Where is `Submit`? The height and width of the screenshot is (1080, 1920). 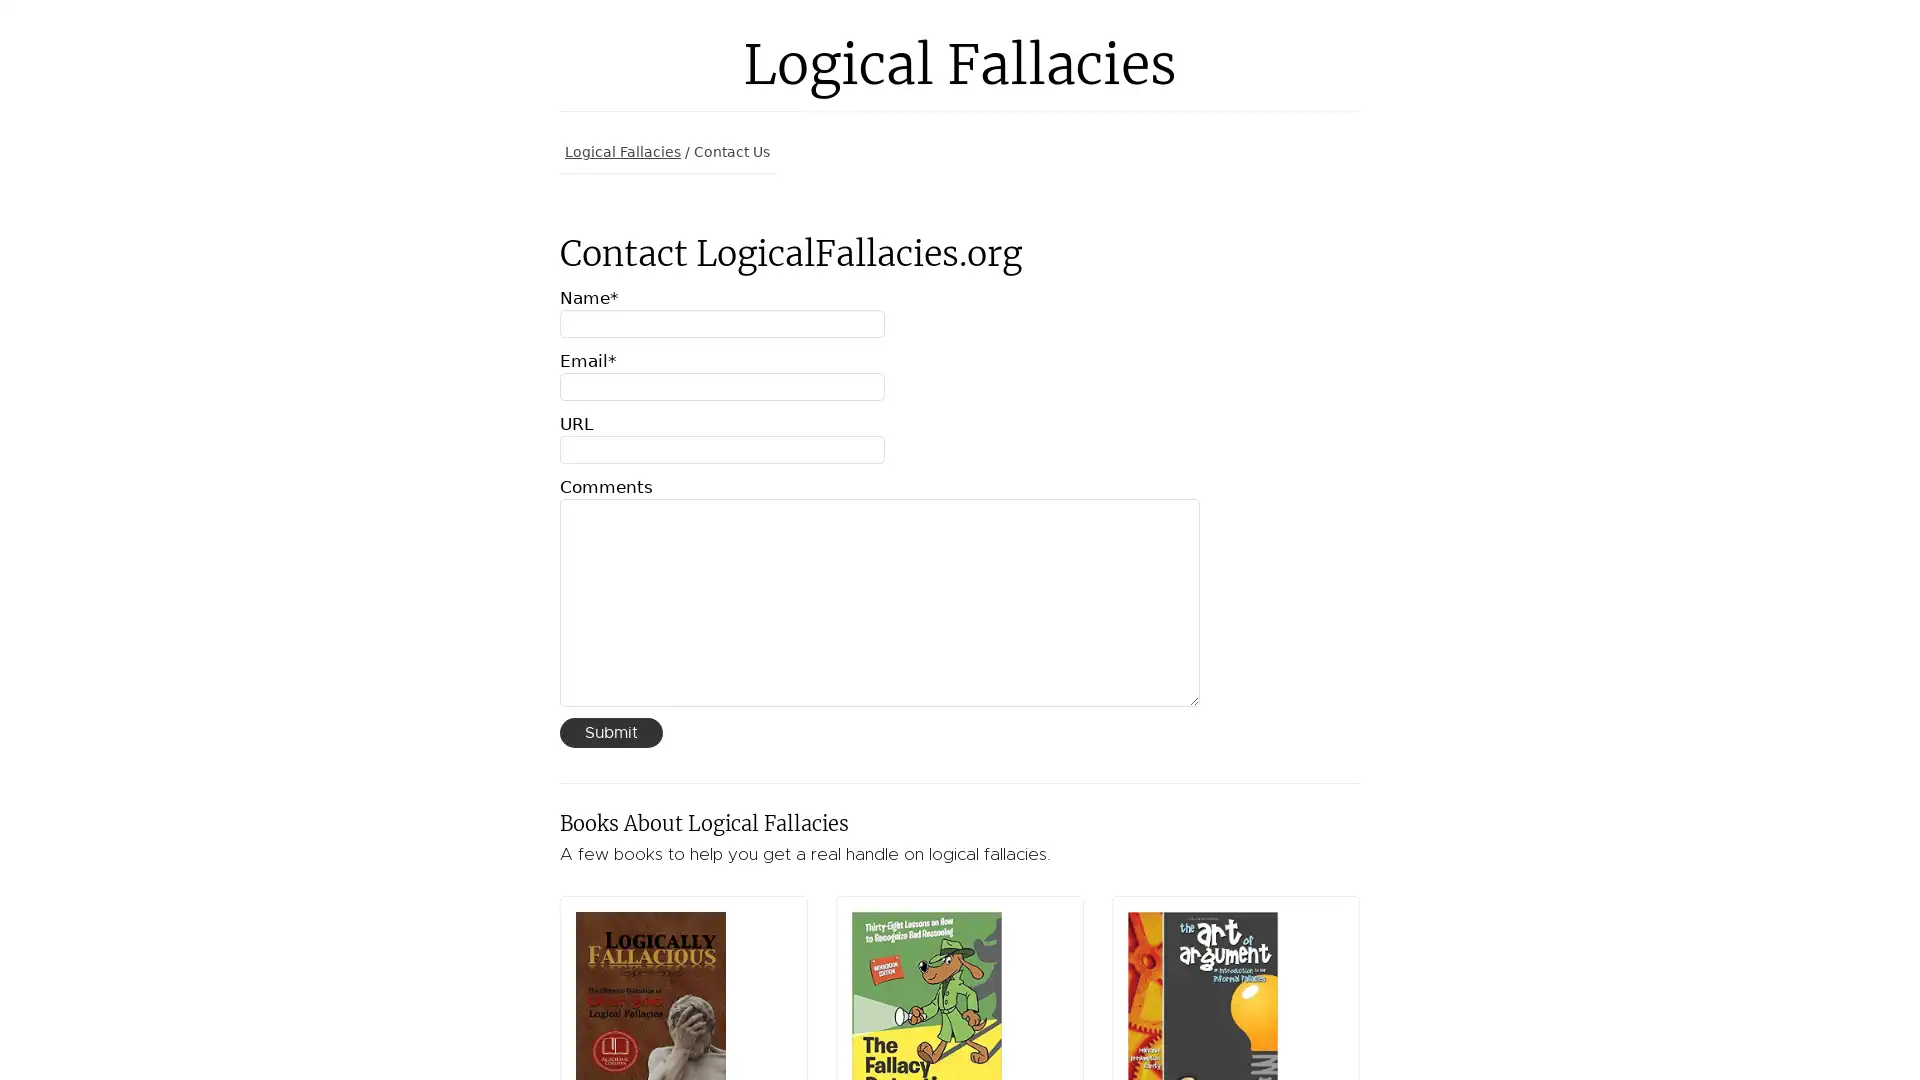
Submit is located at coordinates (610, 732).